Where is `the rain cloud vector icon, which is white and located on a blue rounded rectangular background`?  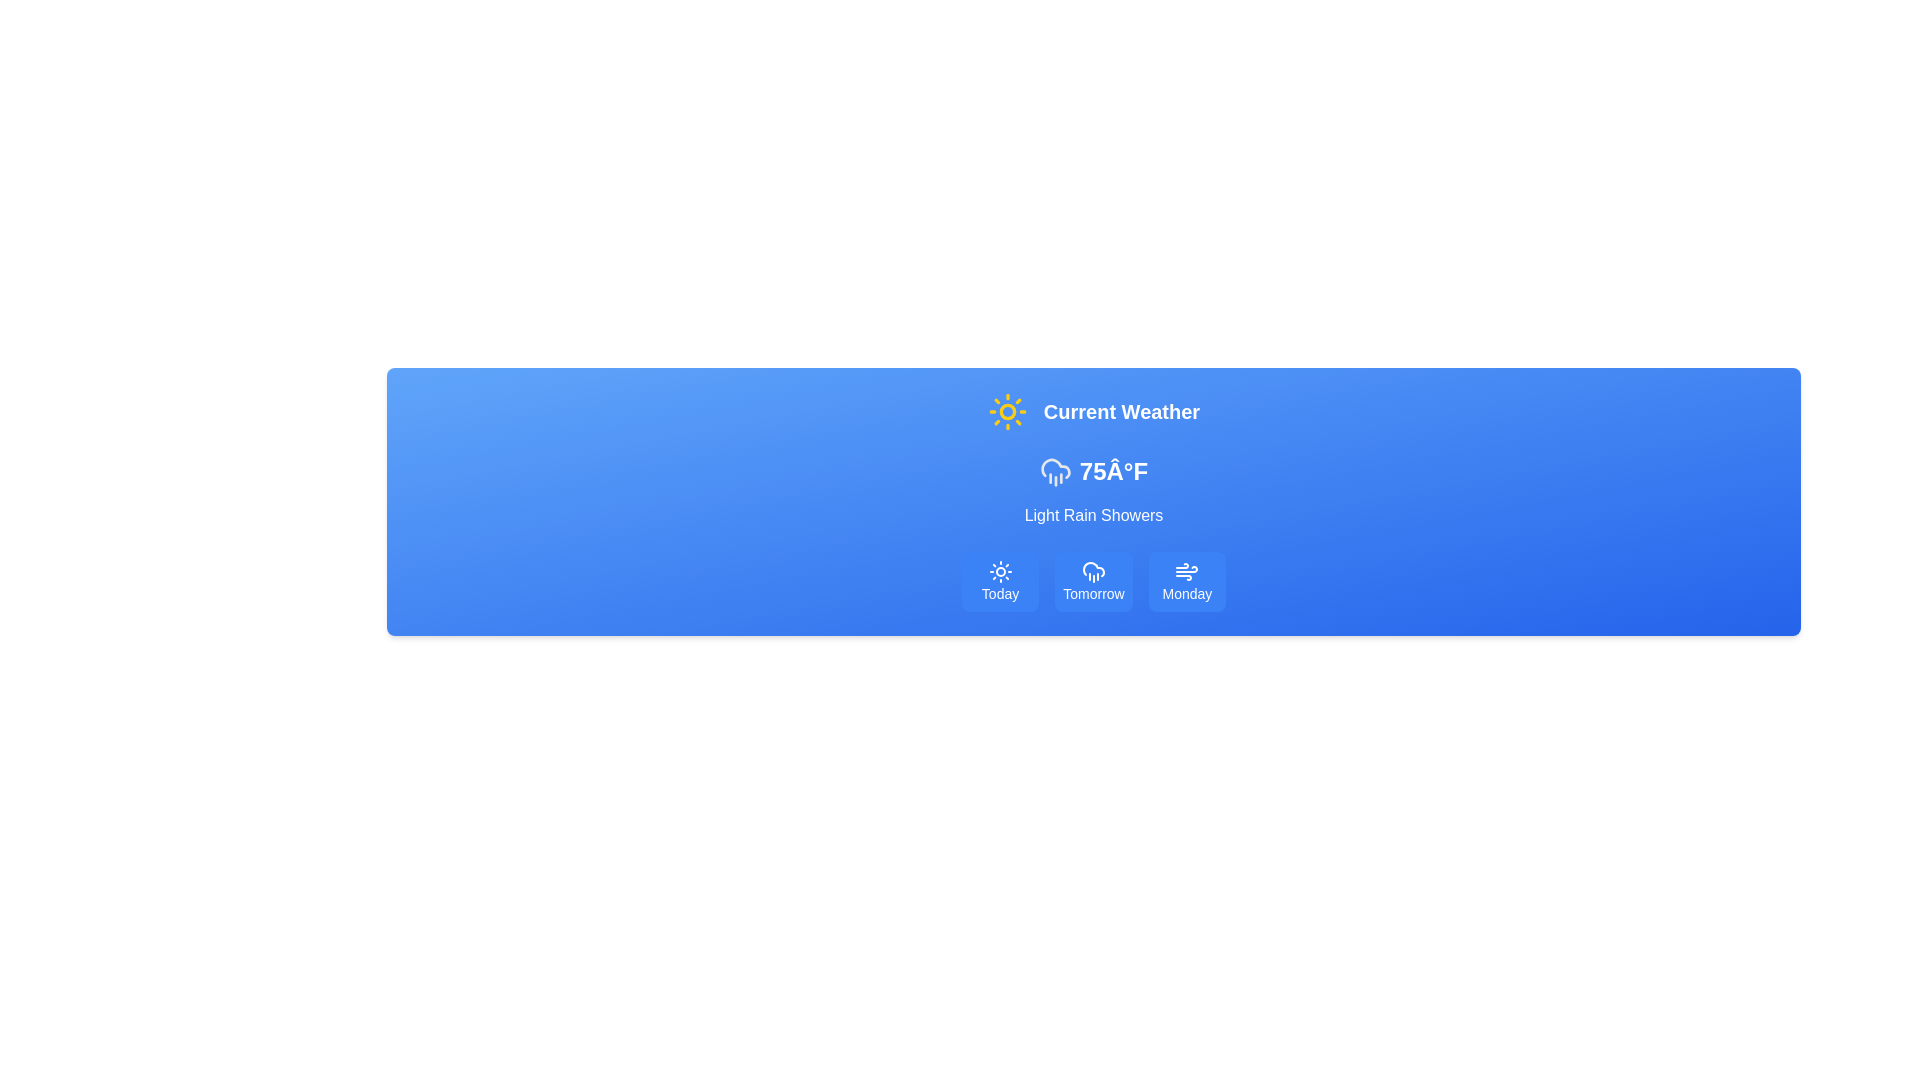
the rain cloud vector icon, which is white and located on a blue rounded rectangular background is located at coordinates (1093, 571).